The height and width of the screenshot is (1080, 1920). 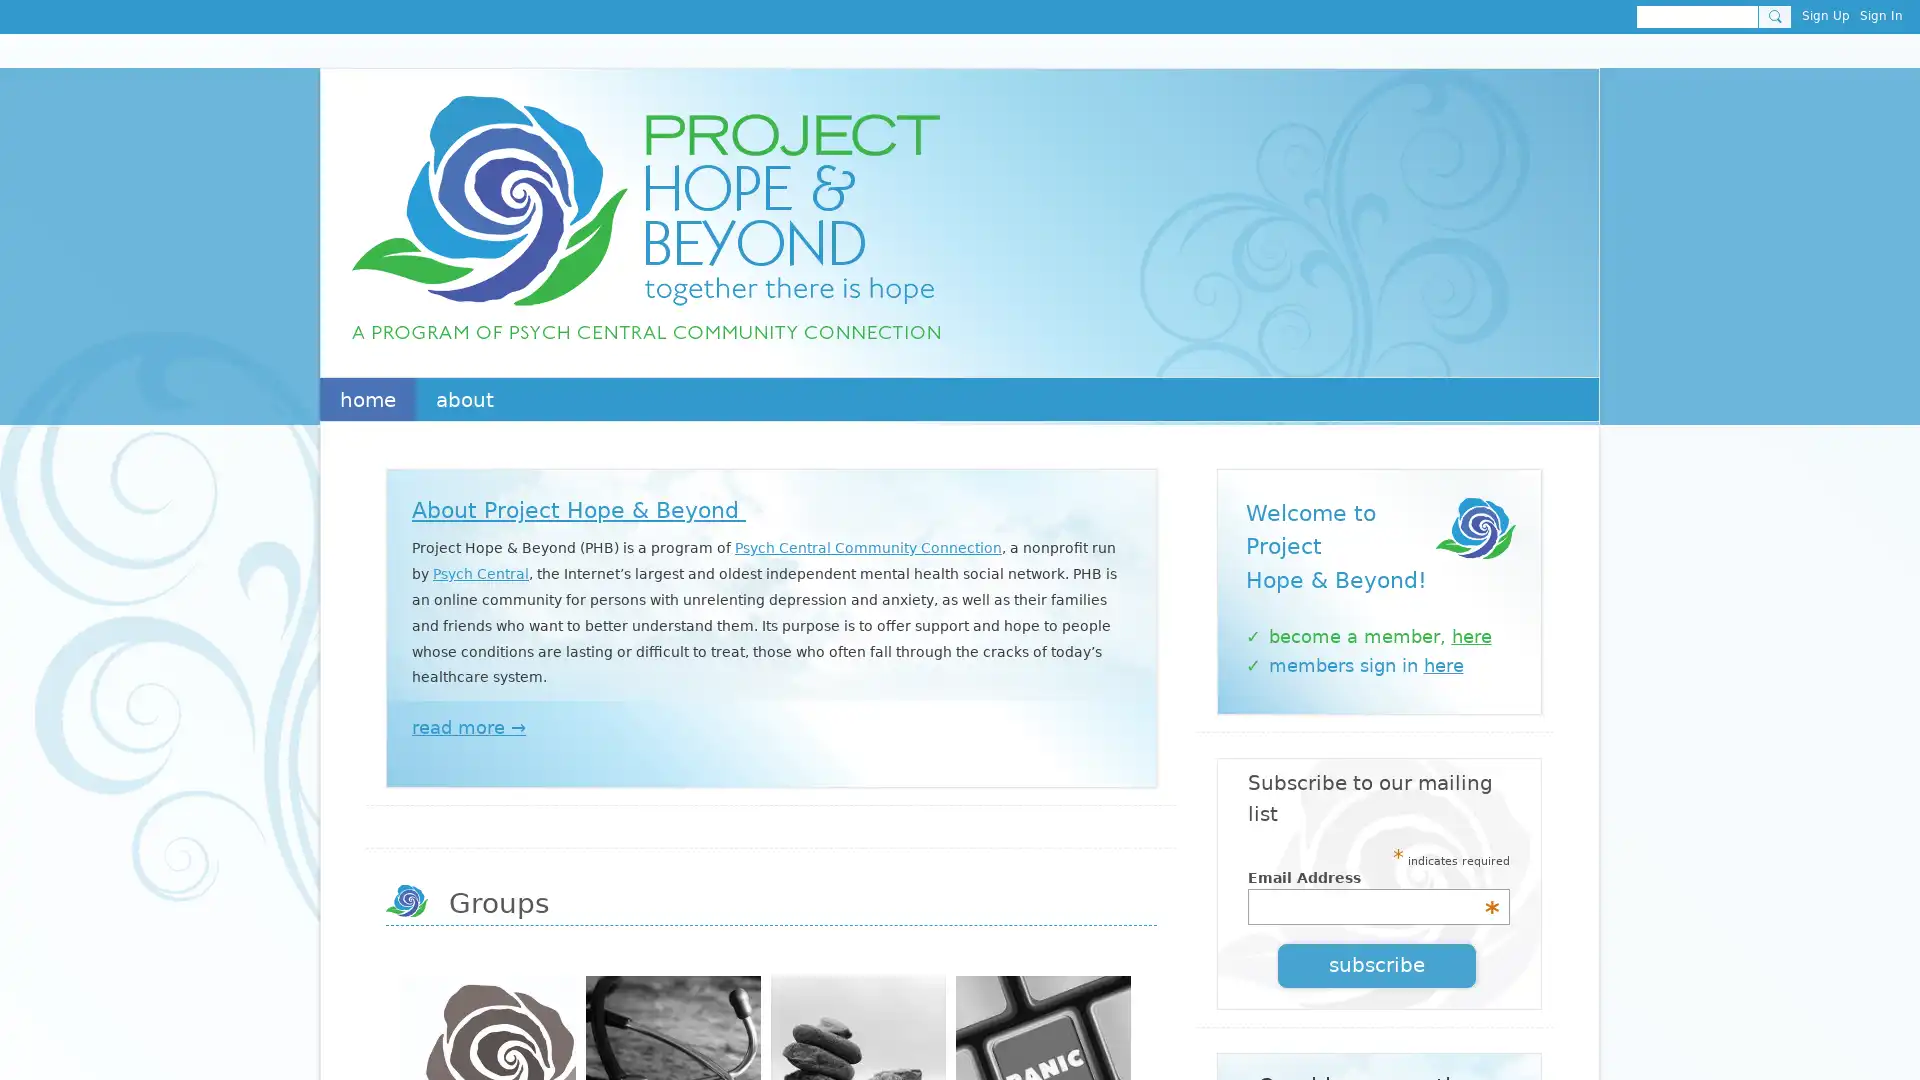 I want to click on Subscribe, so click(x=1376, y=963).